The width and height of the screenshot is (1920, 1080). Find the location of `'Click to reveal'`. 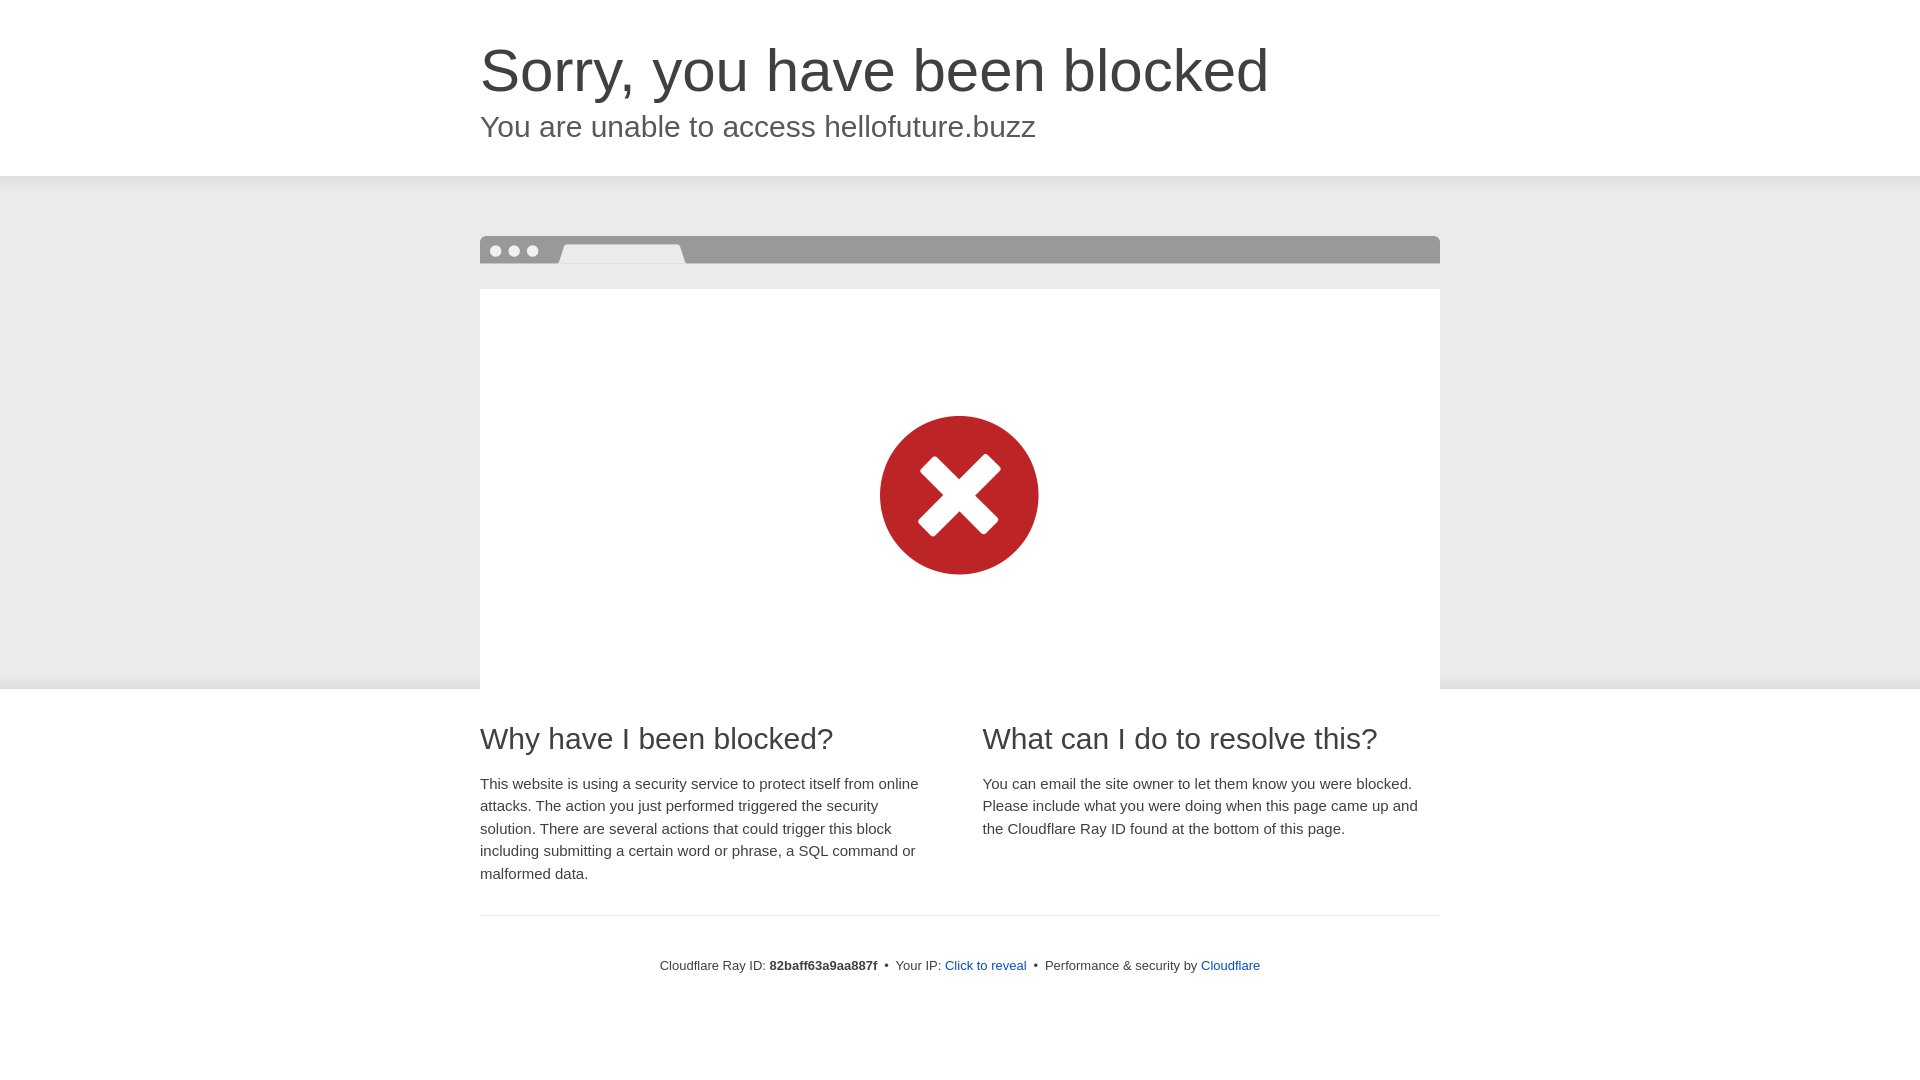

'Click to reveal' is located at coordinates (944, 964).